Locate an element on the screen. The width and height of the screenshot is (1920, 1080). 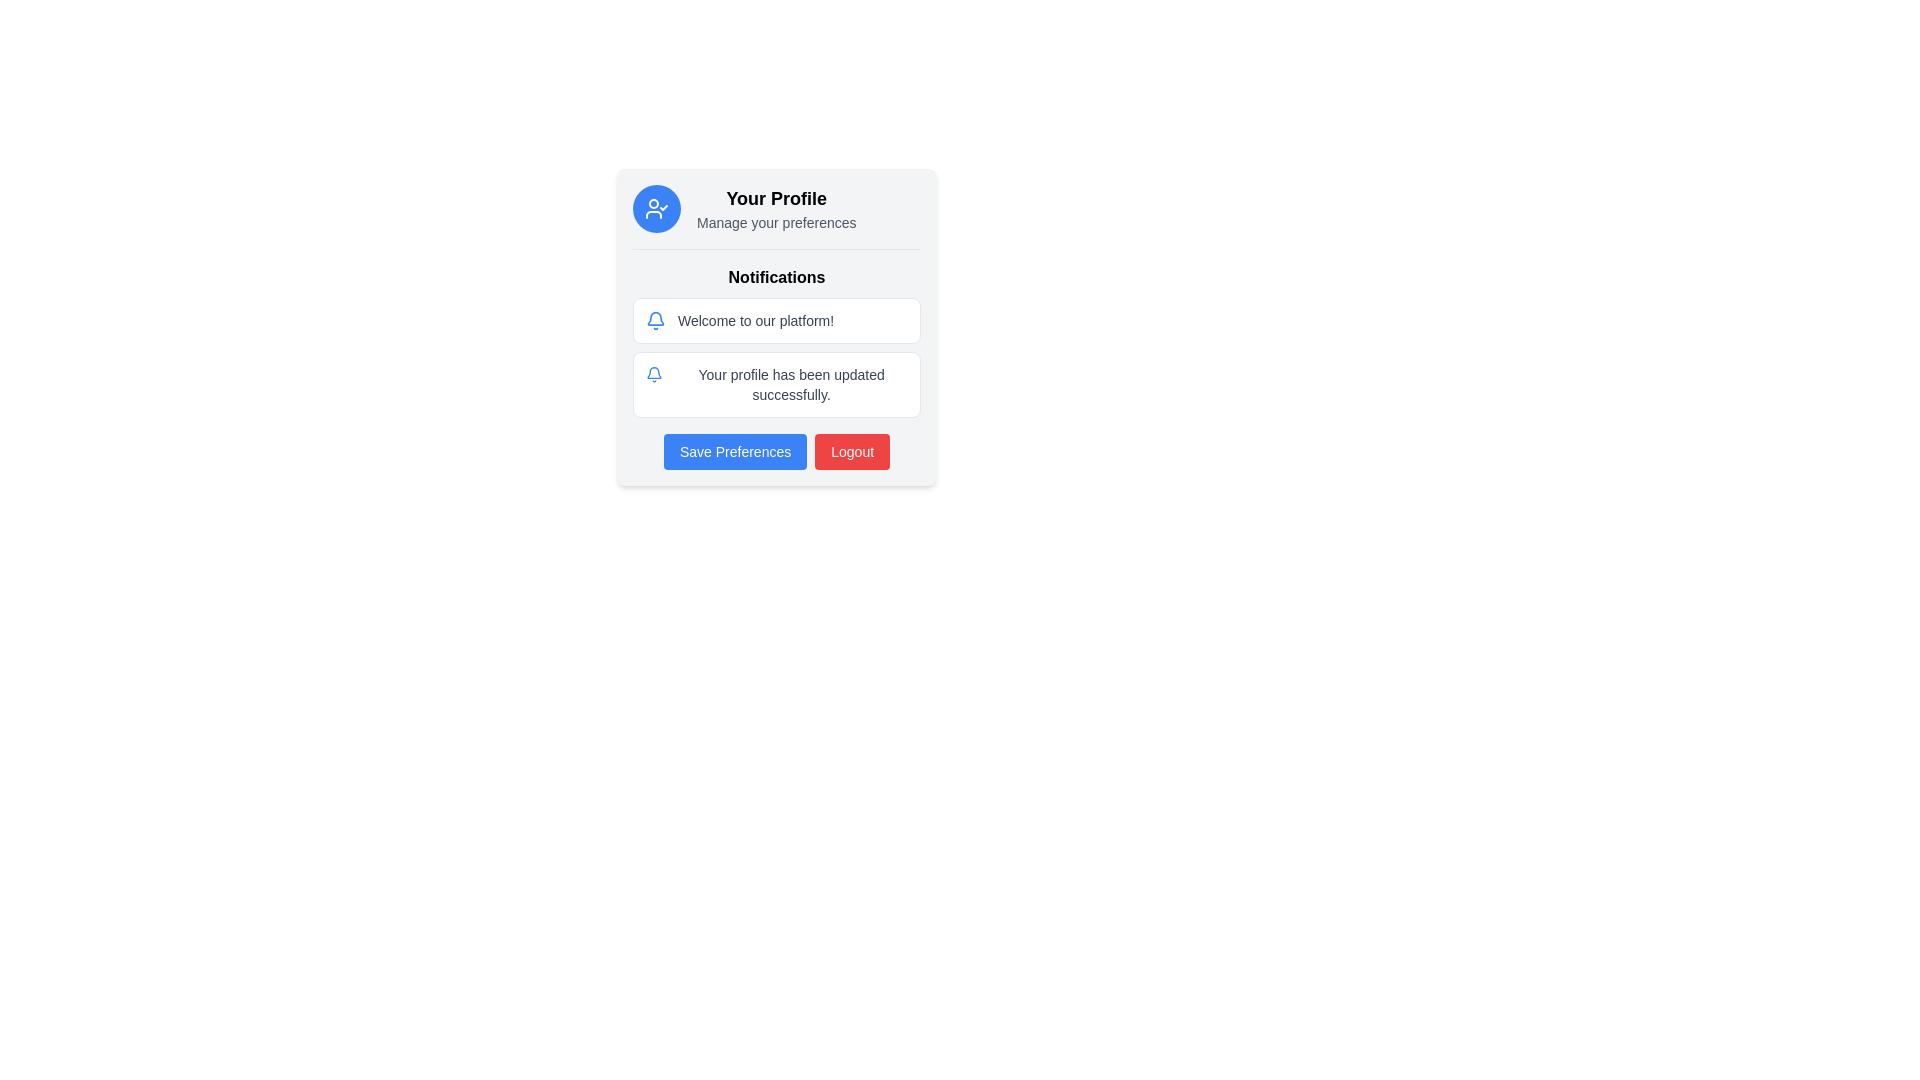
text content of the header element located directly below the 'Your Profile' section, which serves to guide users in the notifications area is located at coordinates (776, 277).